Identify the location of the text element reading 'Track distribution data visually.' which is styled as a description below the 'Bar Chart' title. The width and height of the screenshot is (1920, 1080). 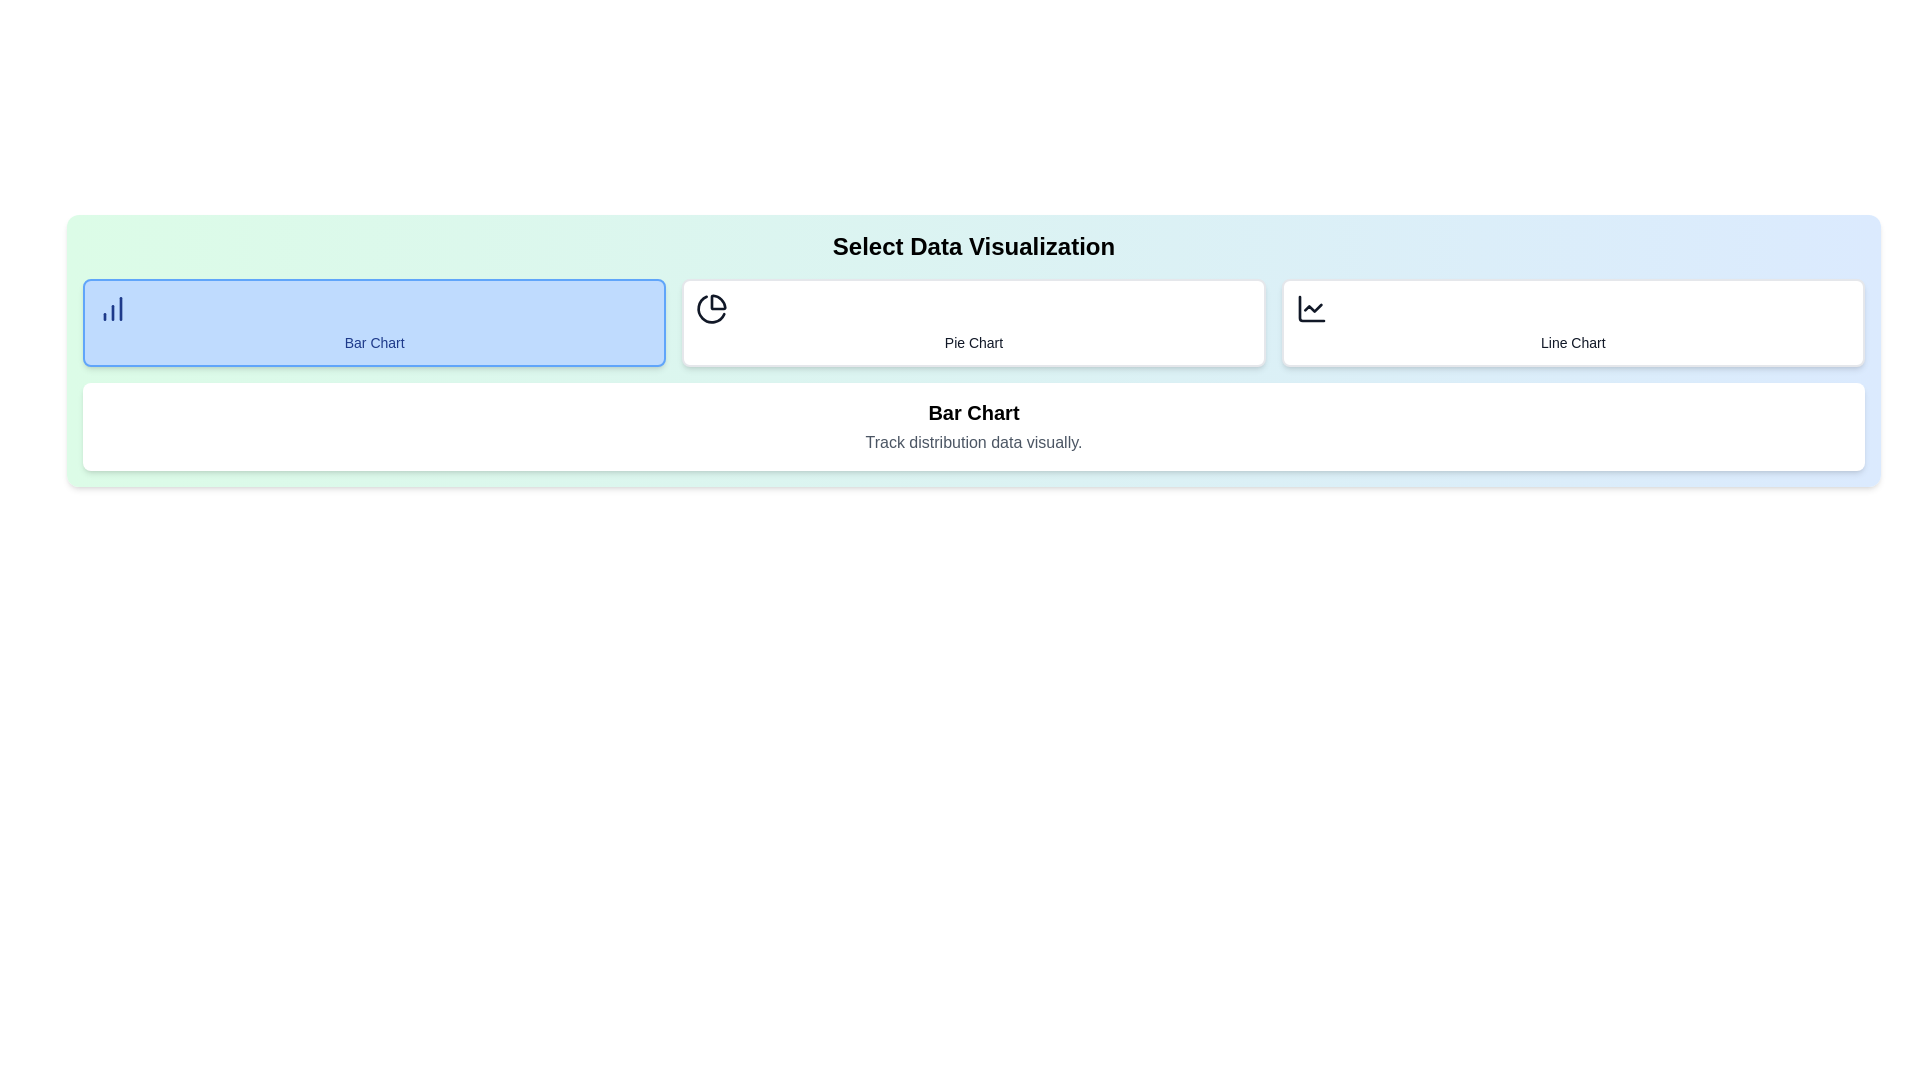
(974, 442).